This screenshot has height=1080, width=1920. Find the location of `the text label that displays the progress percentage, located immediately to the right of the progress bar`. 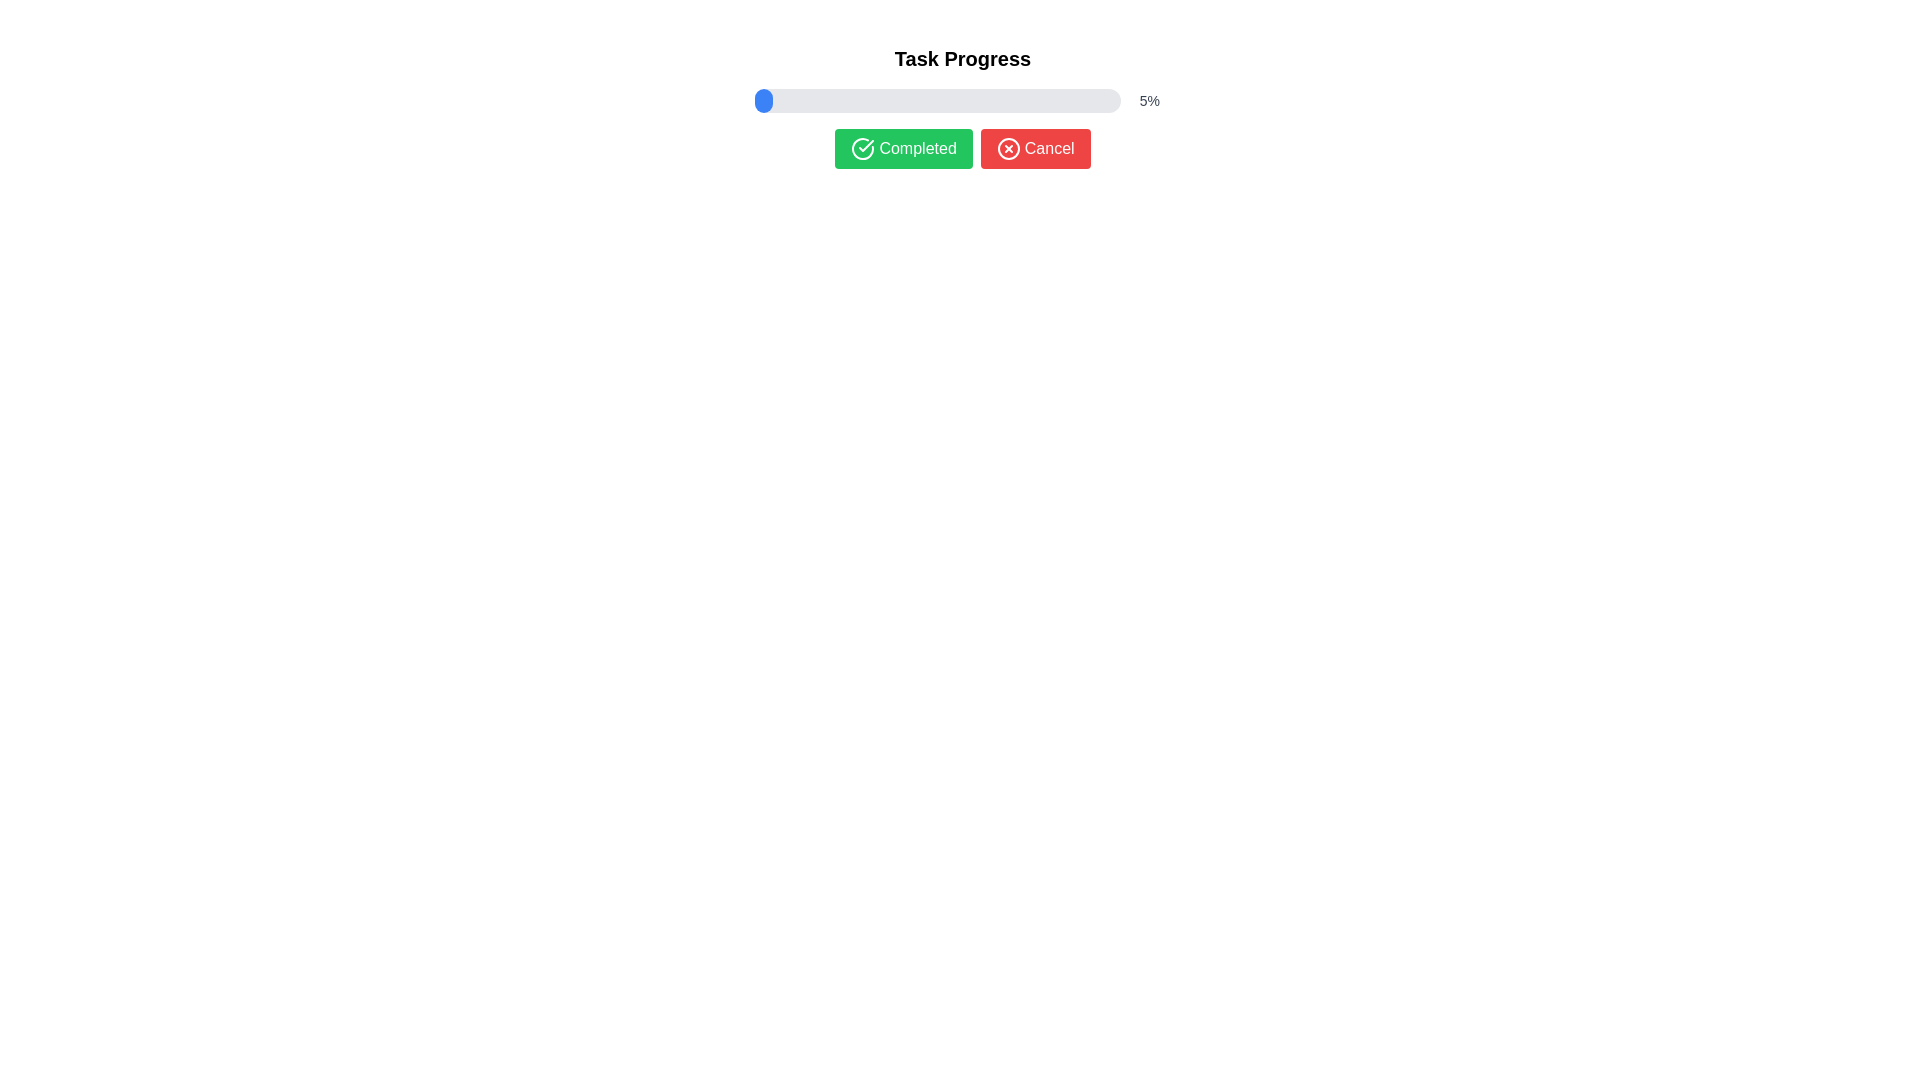

the text label that displays the progress percentage, located immediately to the right of the progress bar is located at coordinates (1149, 100).